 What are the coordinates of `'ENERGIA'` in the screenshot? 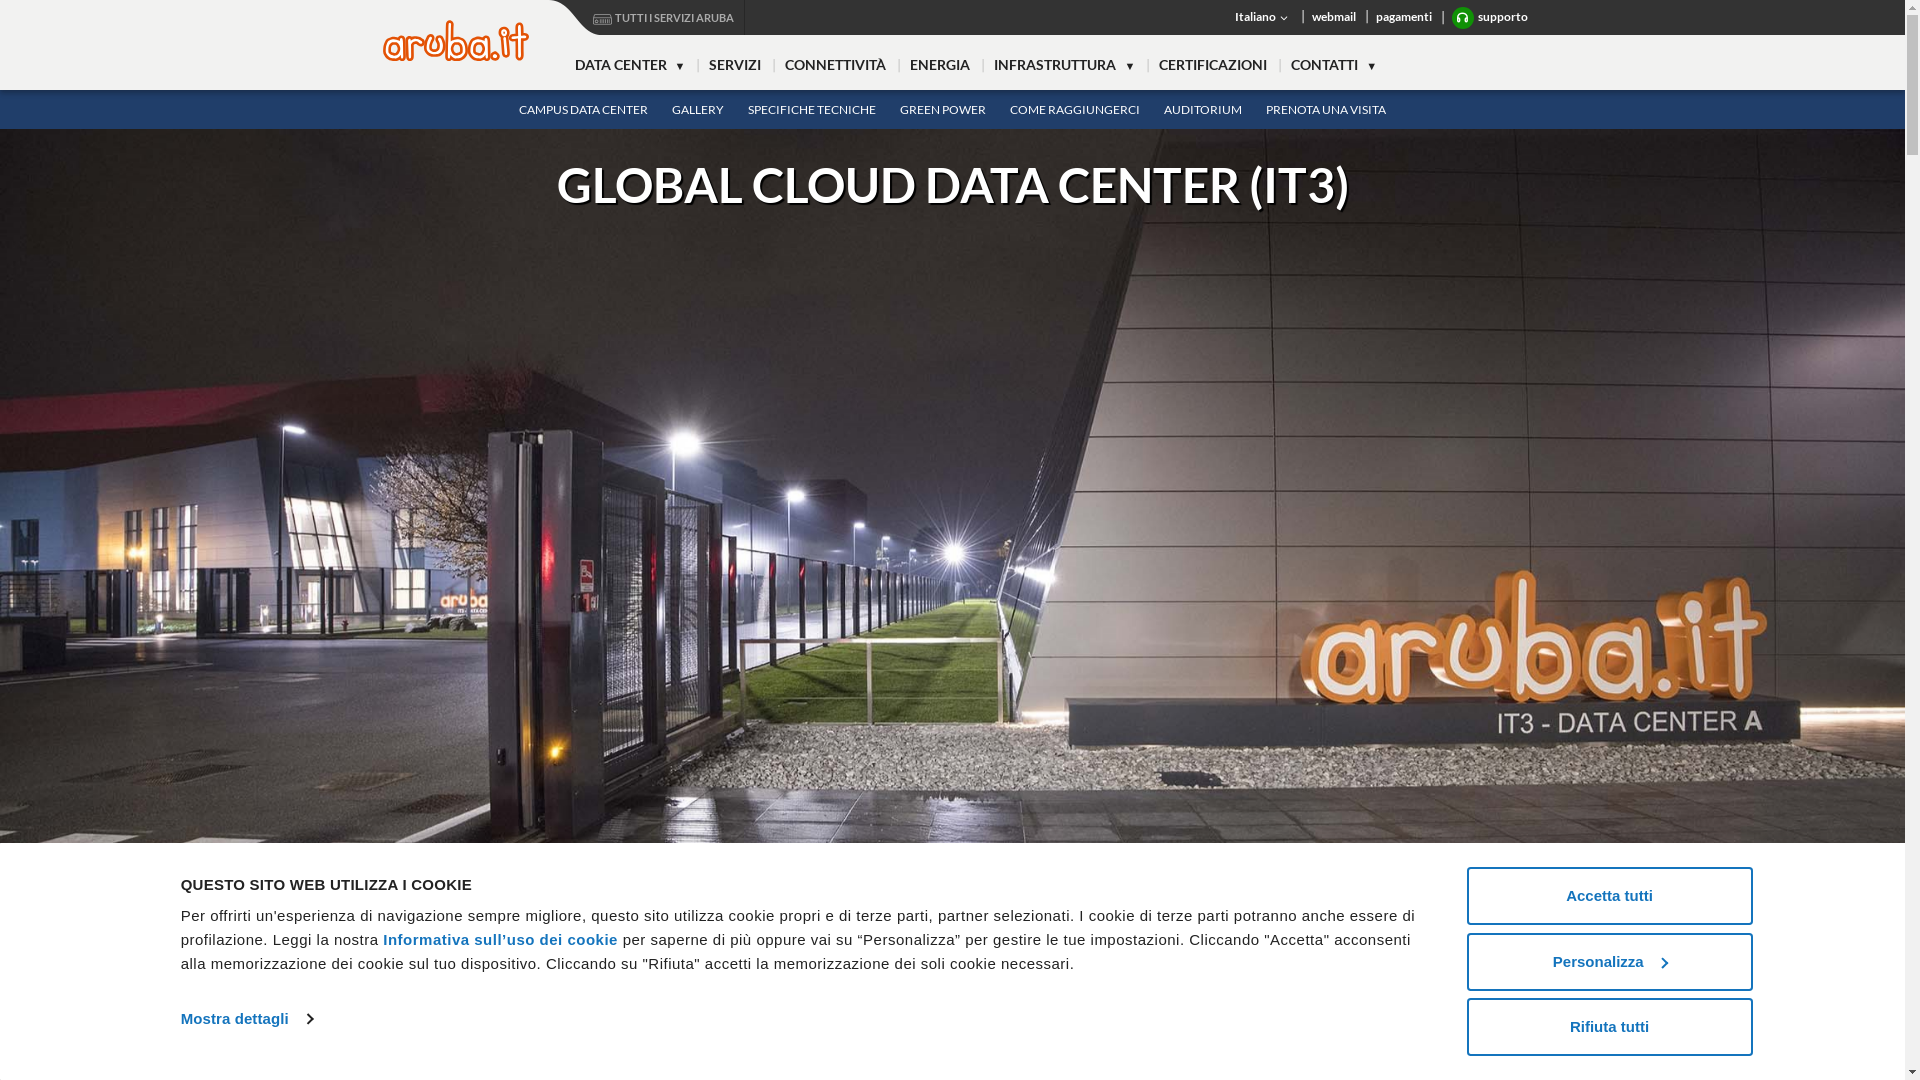 It's located at (939, 64).